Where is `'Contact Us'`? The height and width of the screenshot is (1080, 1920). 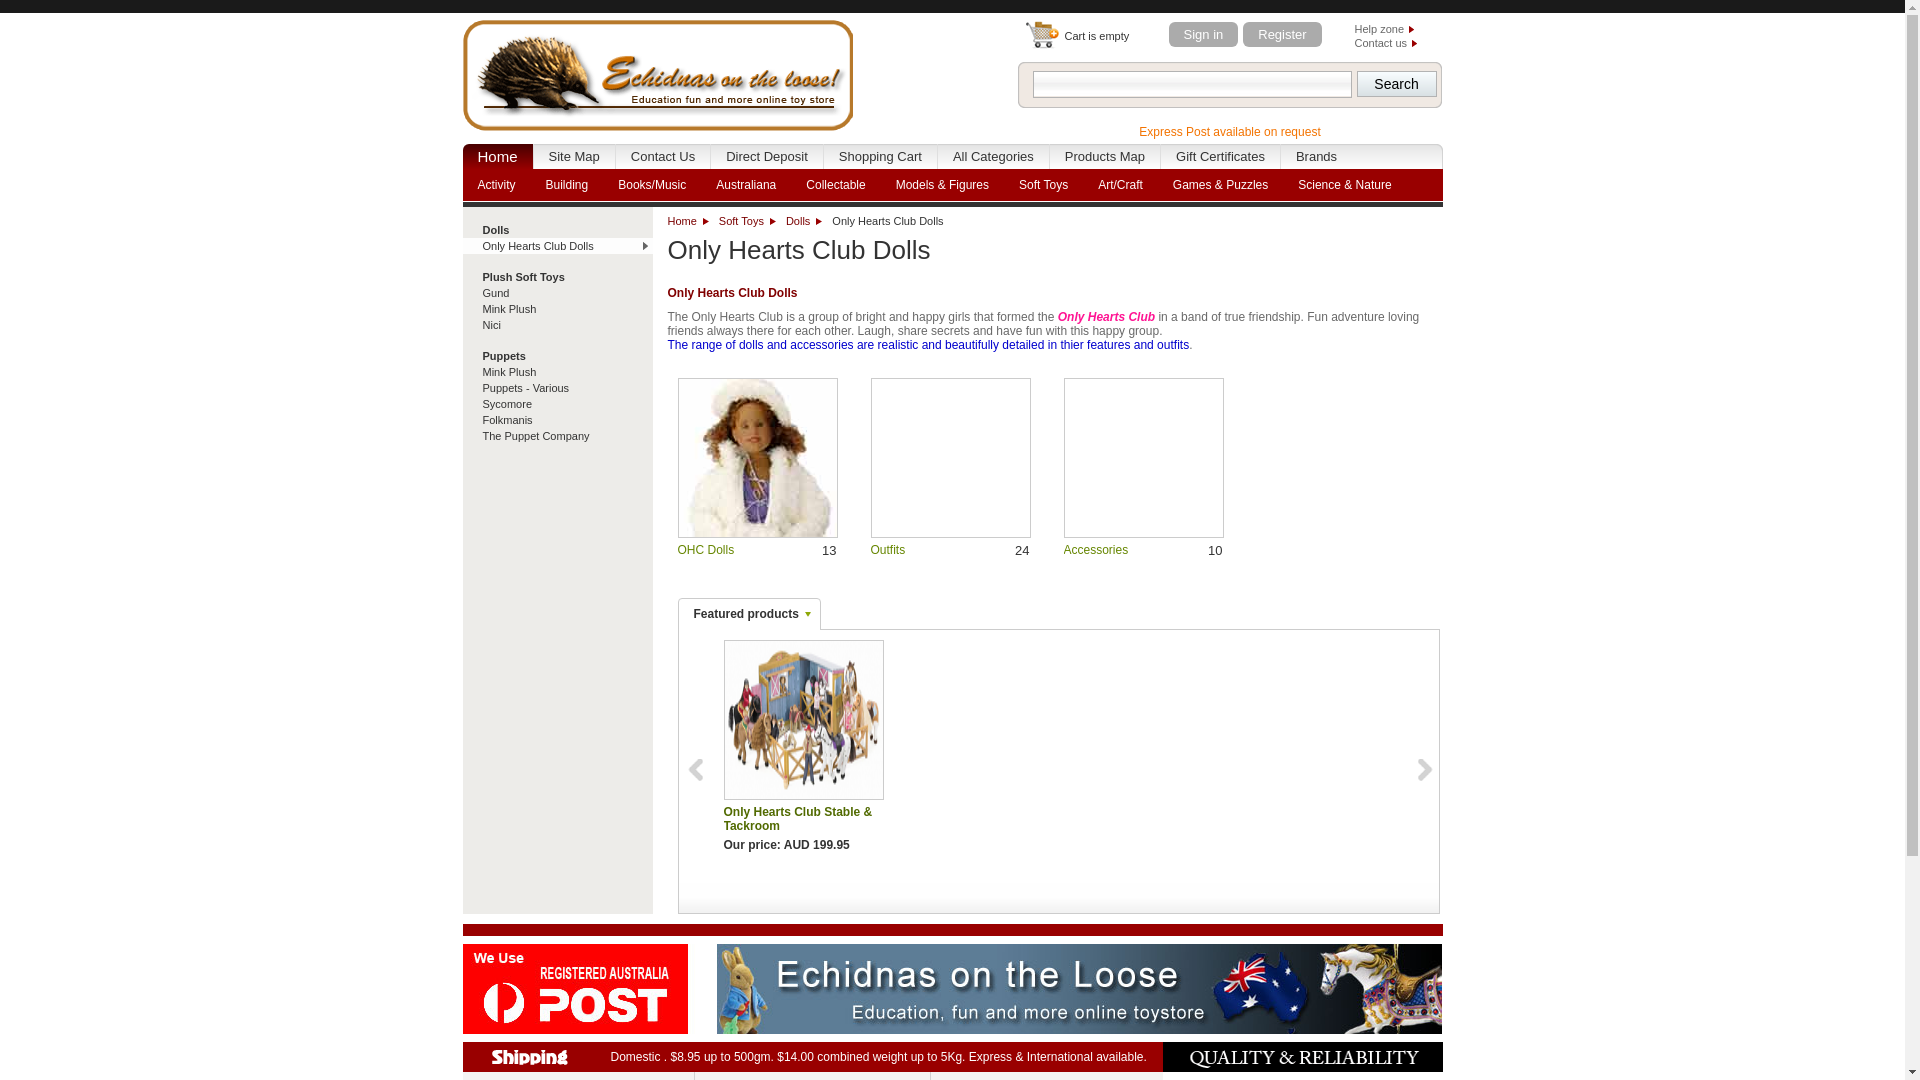 'Contact Us' is located at coordinates (614, 155).